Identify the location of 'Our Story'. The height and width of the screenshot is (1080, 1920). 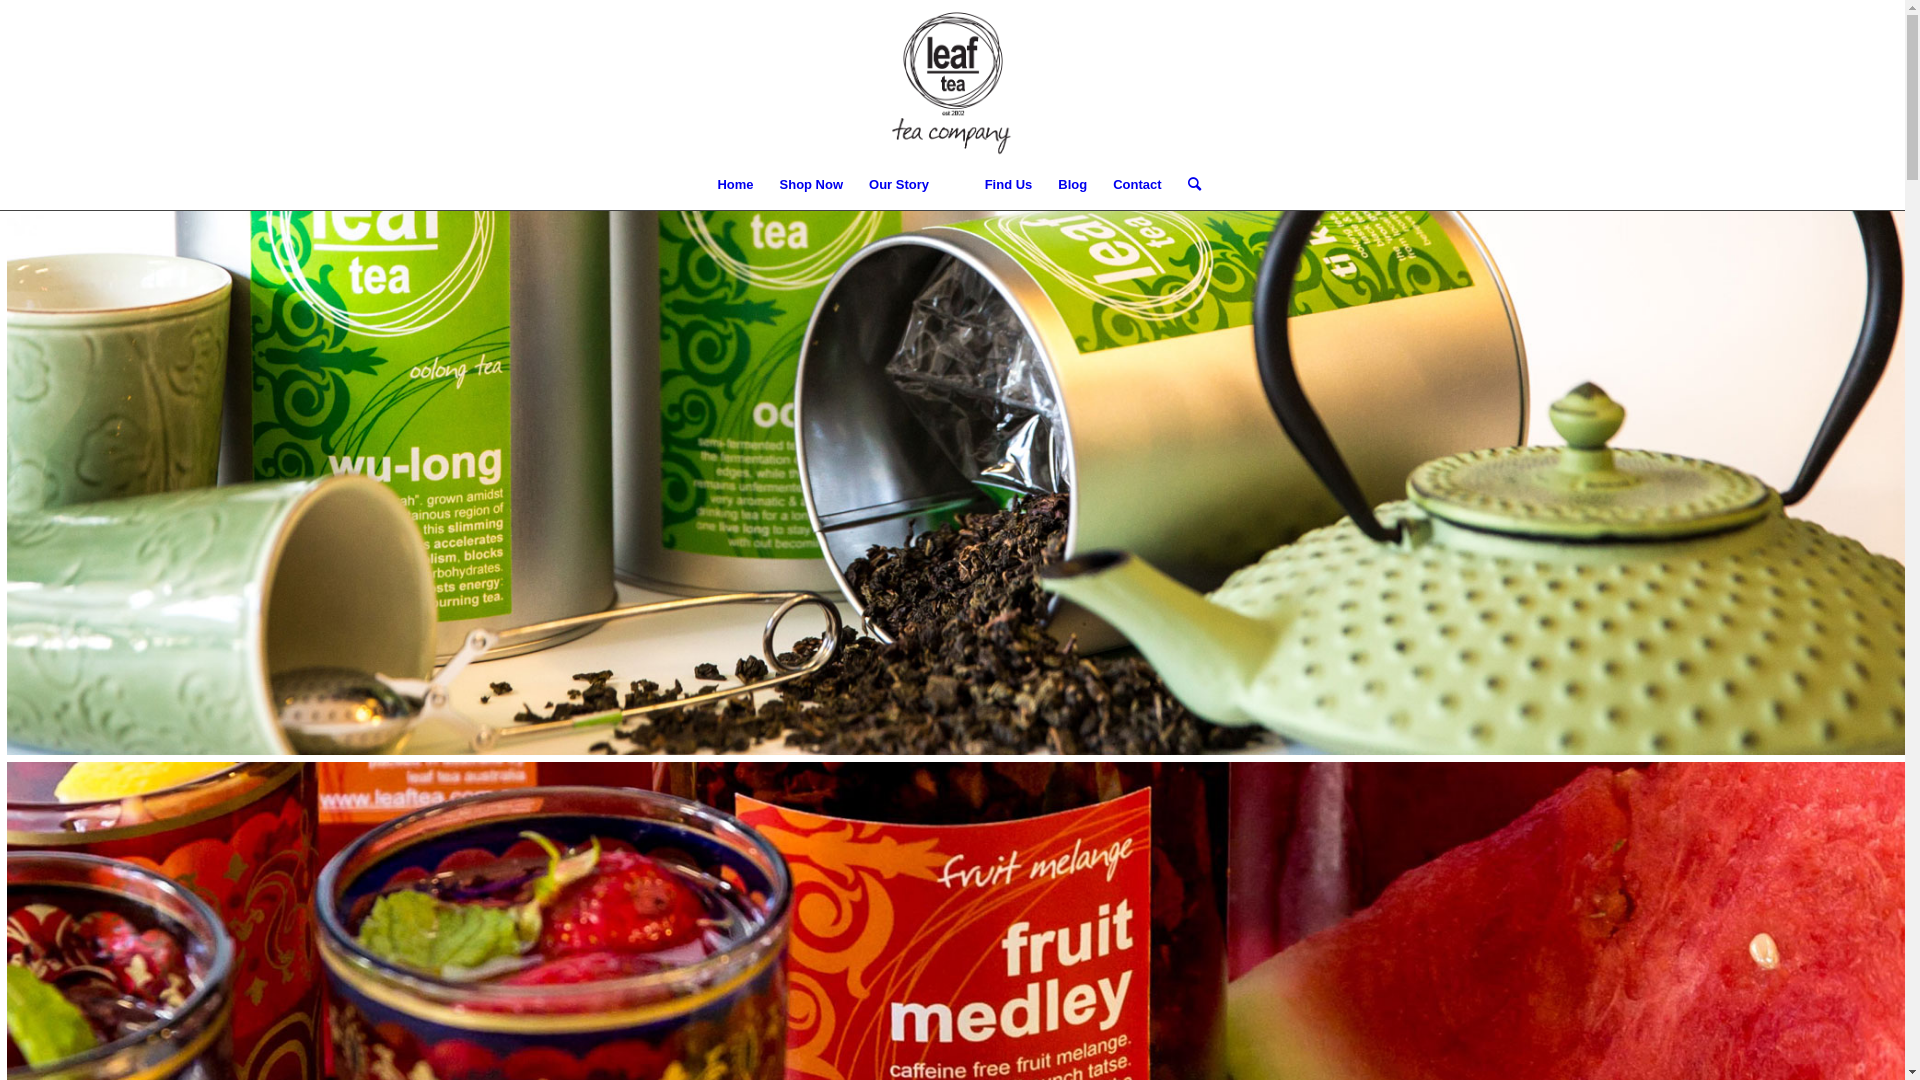
(897, 185).